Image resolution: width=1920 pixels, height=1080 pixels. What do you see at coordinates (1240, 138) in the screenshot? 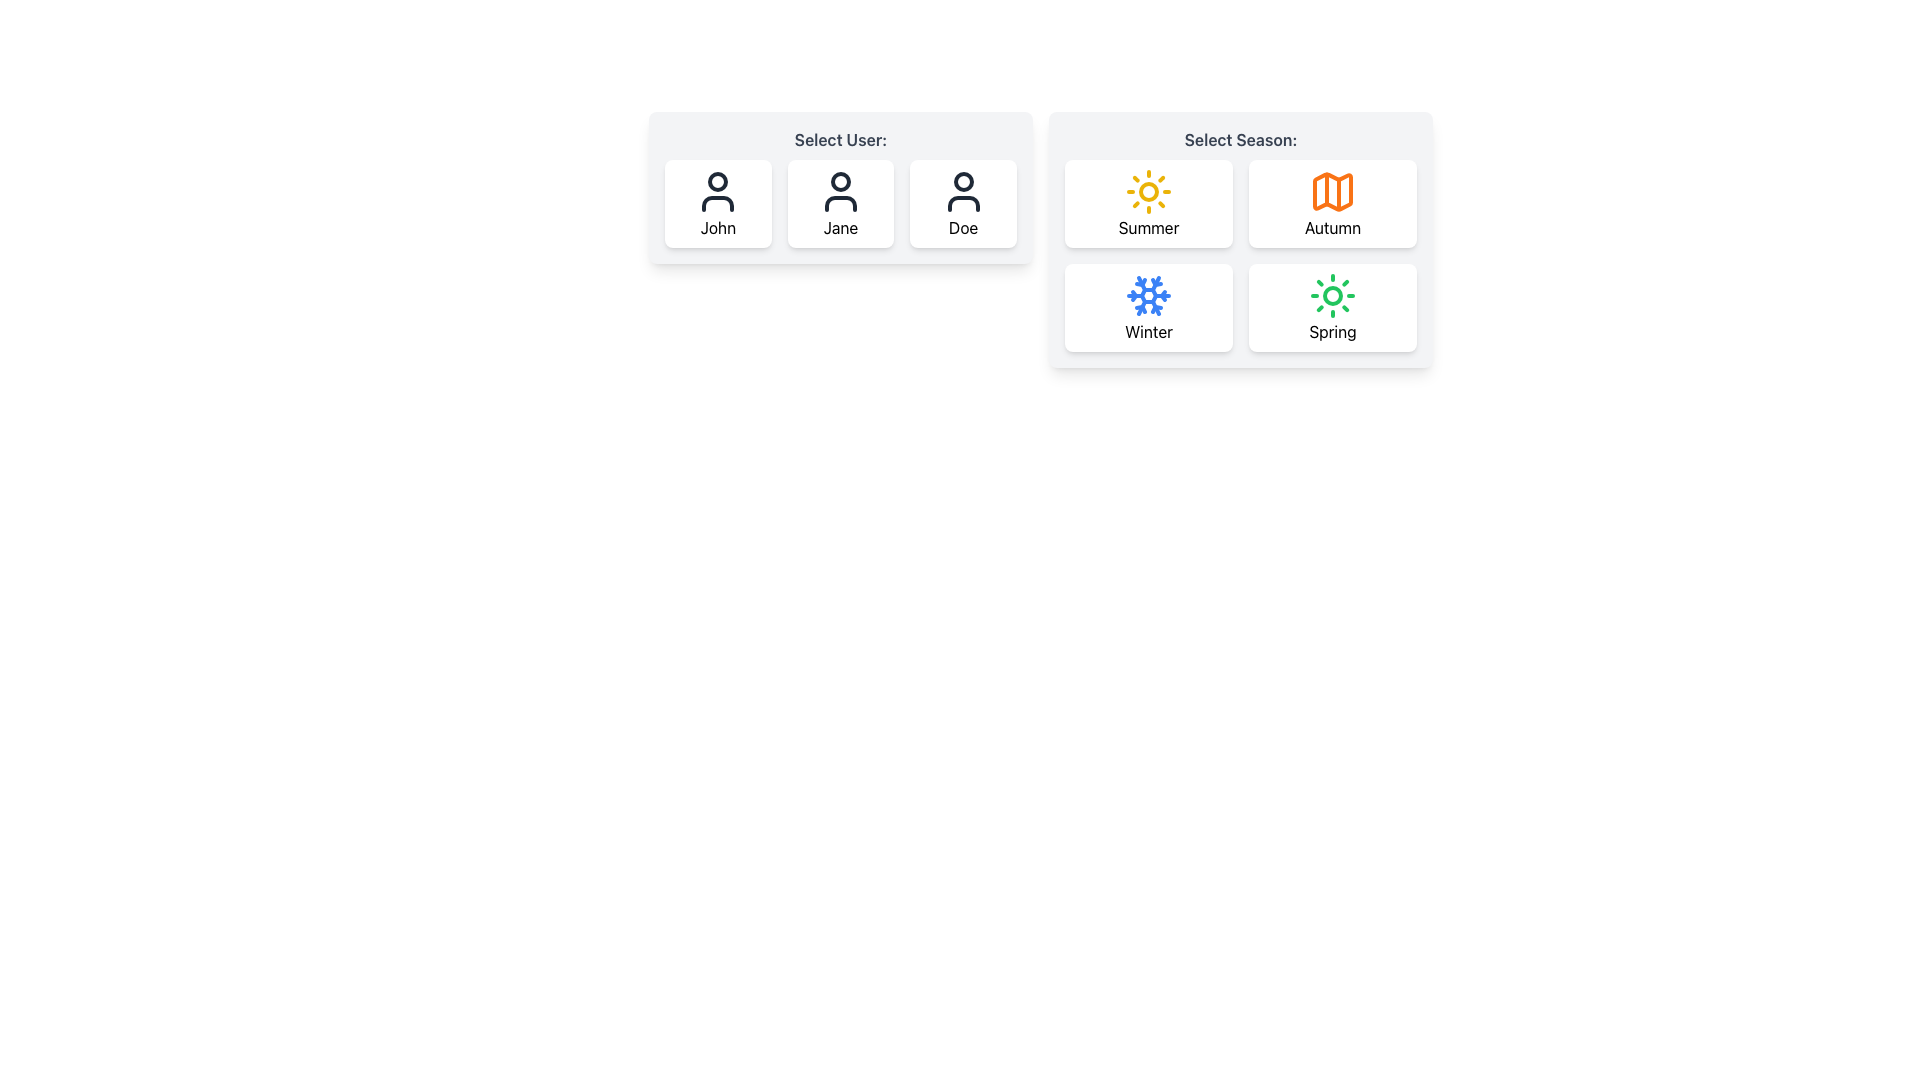
I see `the text label 'Select Season:' which is prominently styled in a semi-bold, gray font at the top-center of the seasonal options card` at bounding box center [1240, 138].